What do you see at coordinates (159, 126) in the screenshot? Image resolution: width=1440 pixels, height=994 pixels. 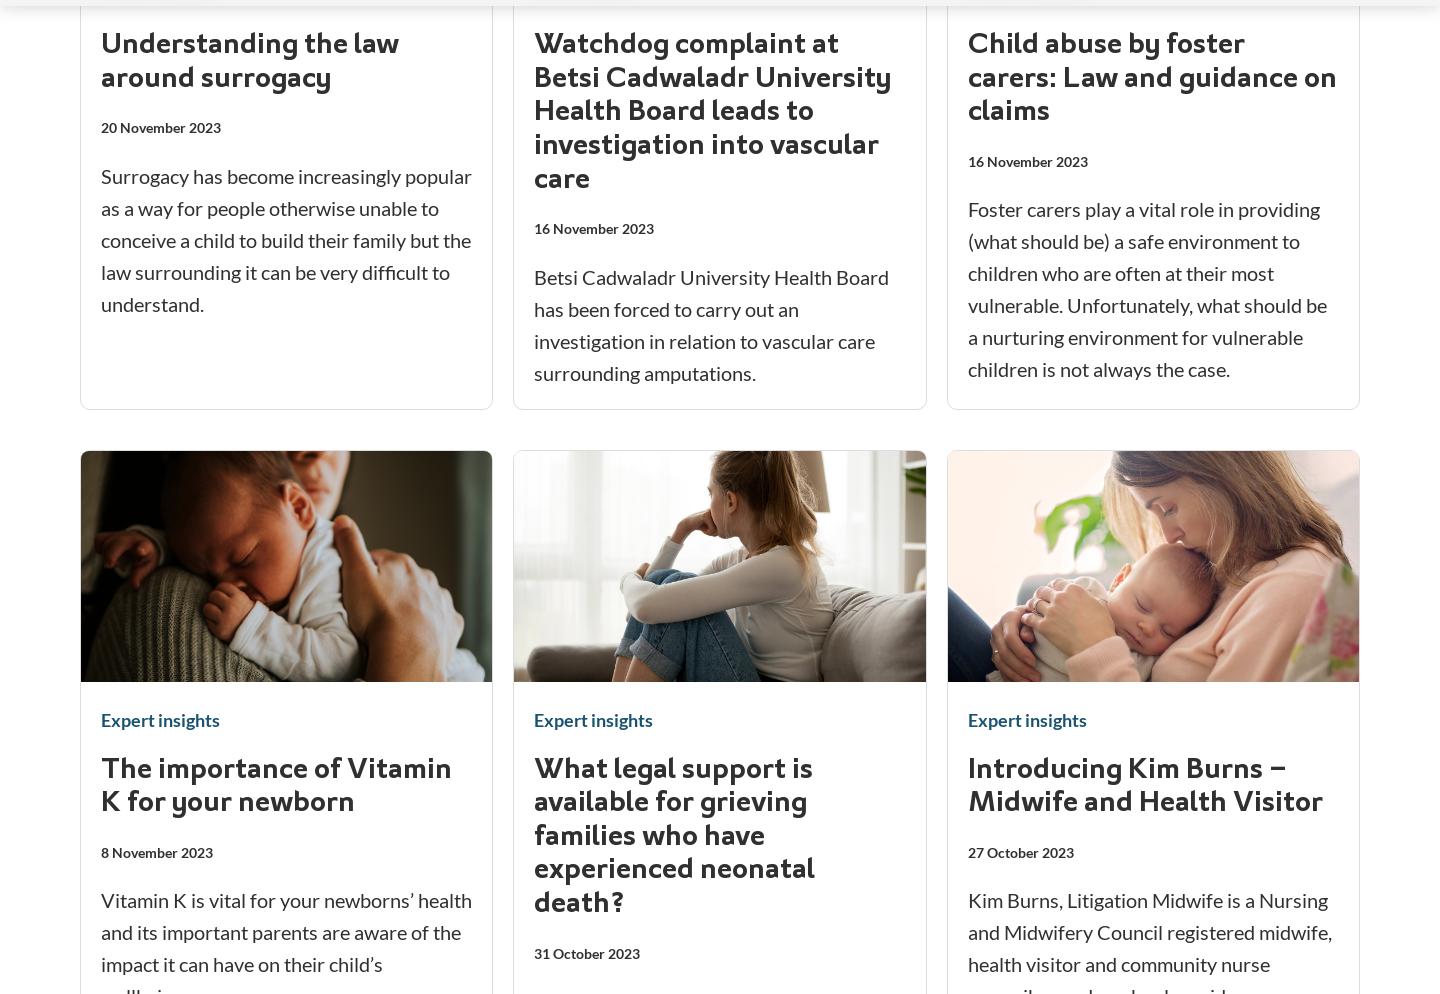 I see `'20 November 2023'` at bounding box center [159, 126].